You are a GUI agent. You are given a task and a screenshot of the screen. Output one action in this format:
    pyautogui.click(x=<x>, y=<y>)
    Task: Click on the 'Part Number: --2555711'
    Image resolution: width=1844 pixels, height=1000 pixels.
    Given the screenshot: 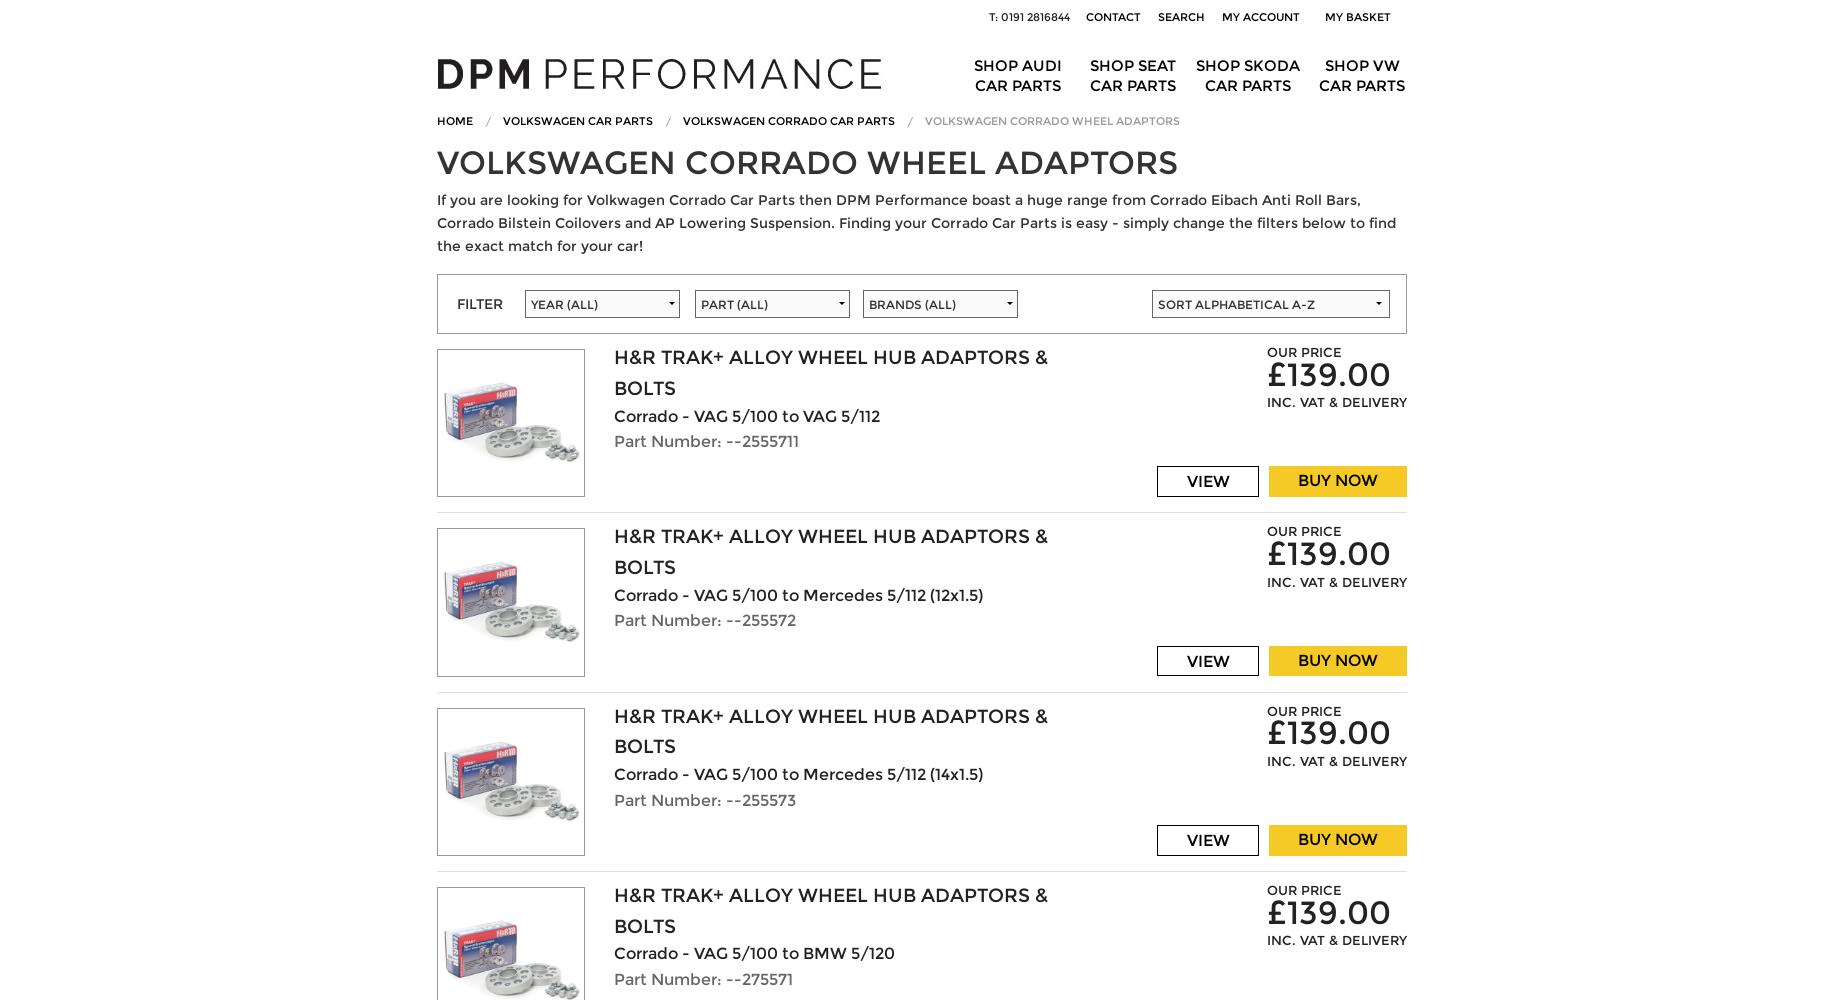 What is the action you would take?
    pyautogui.click(x=705, y=440)
    